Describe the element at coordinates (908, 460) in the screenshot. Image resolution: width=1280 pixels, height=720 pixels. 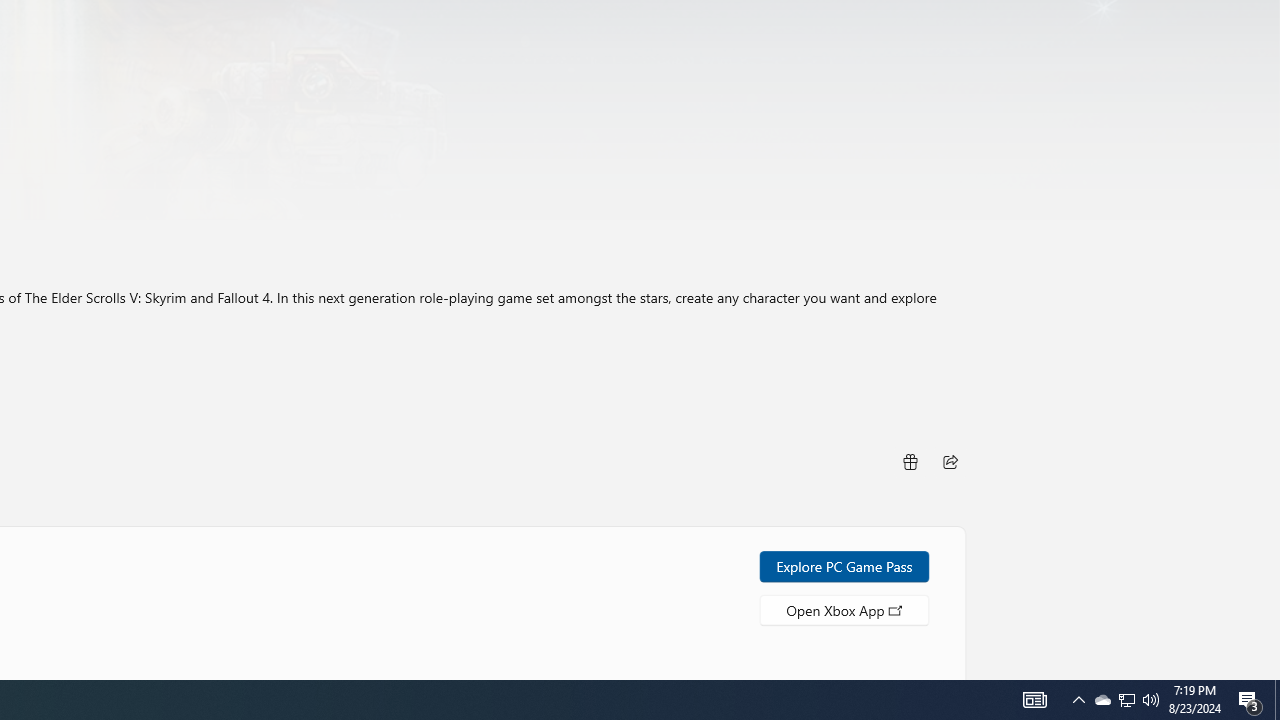
I see `'Buy as gift'` at that location.